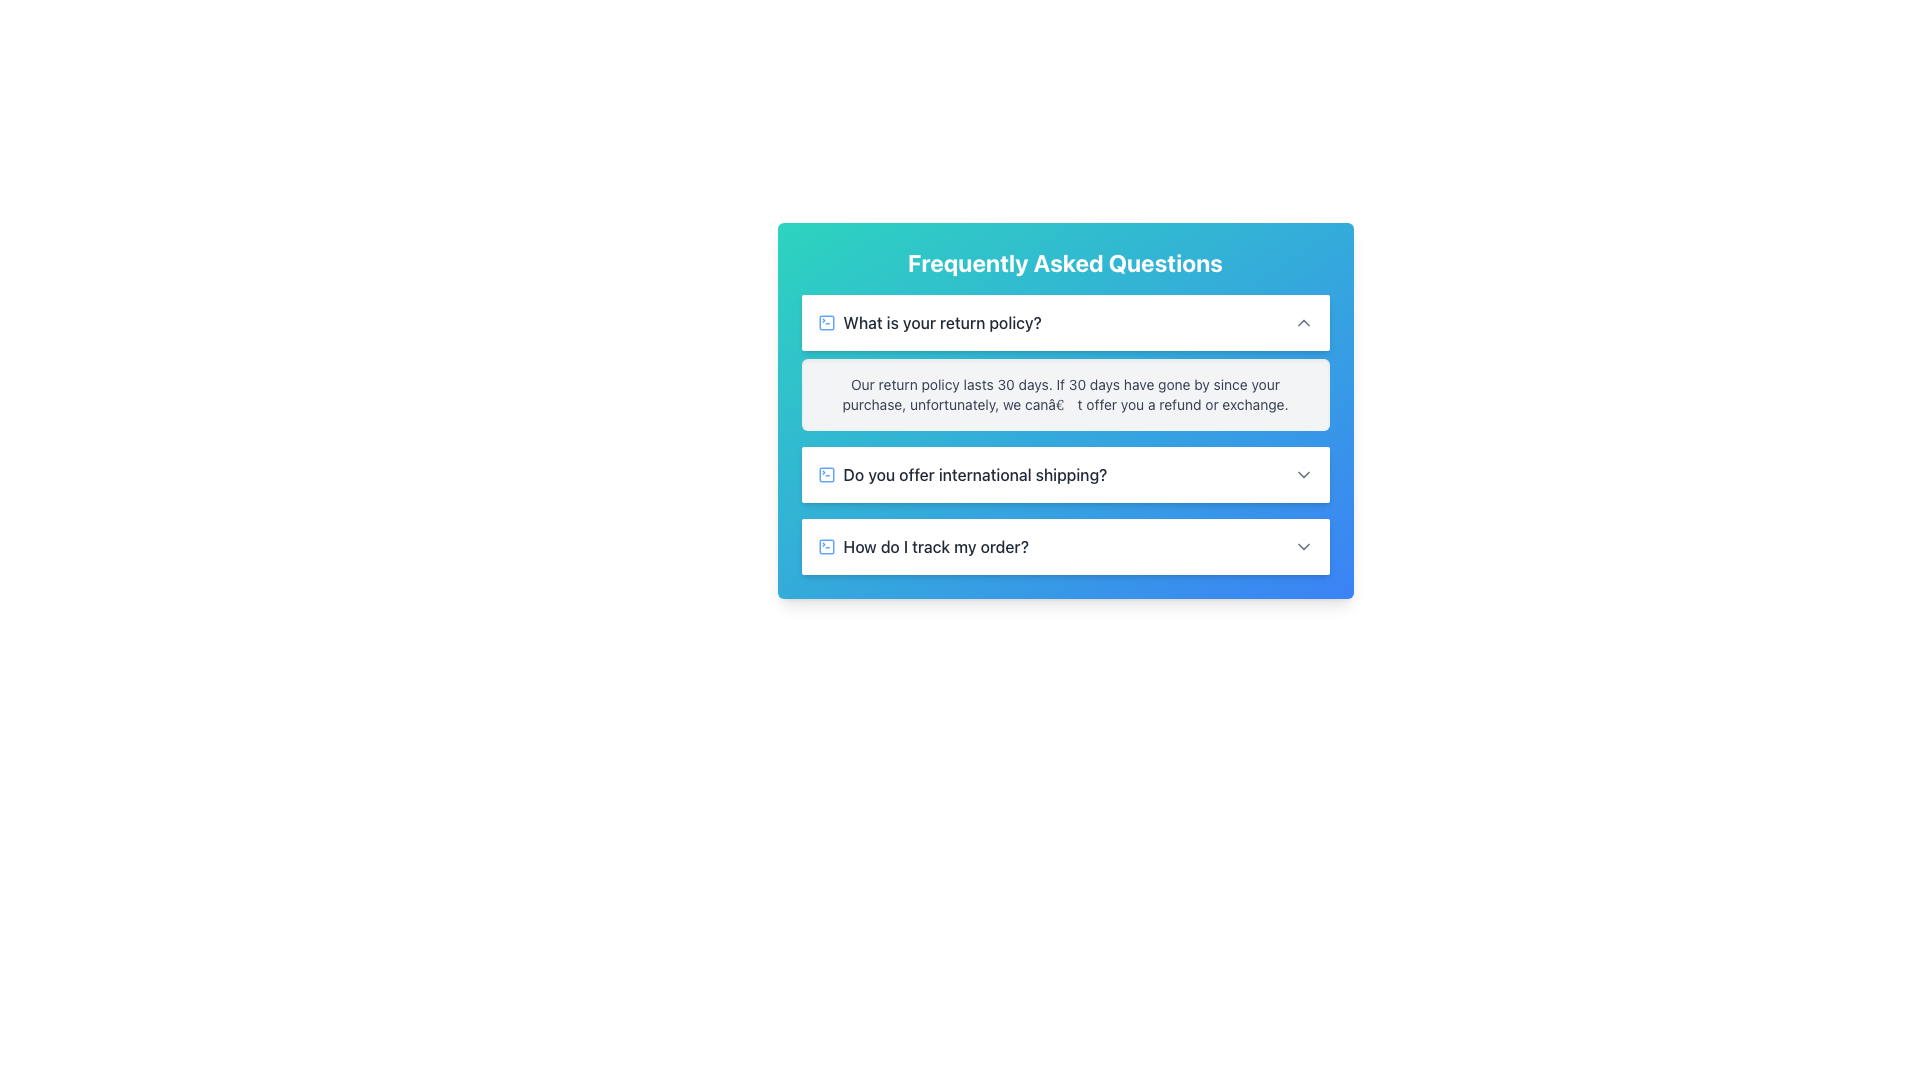 Image resolution: width=1920 pixels, height=1080 pixels. What do you see at coordinates (1064, 394) in the screenshot?
I see `the descriptive text block providing information about the return policy, located directly below the heading 'What is your return policy?' in the FAQ section` at bounding box center [1064, 394].